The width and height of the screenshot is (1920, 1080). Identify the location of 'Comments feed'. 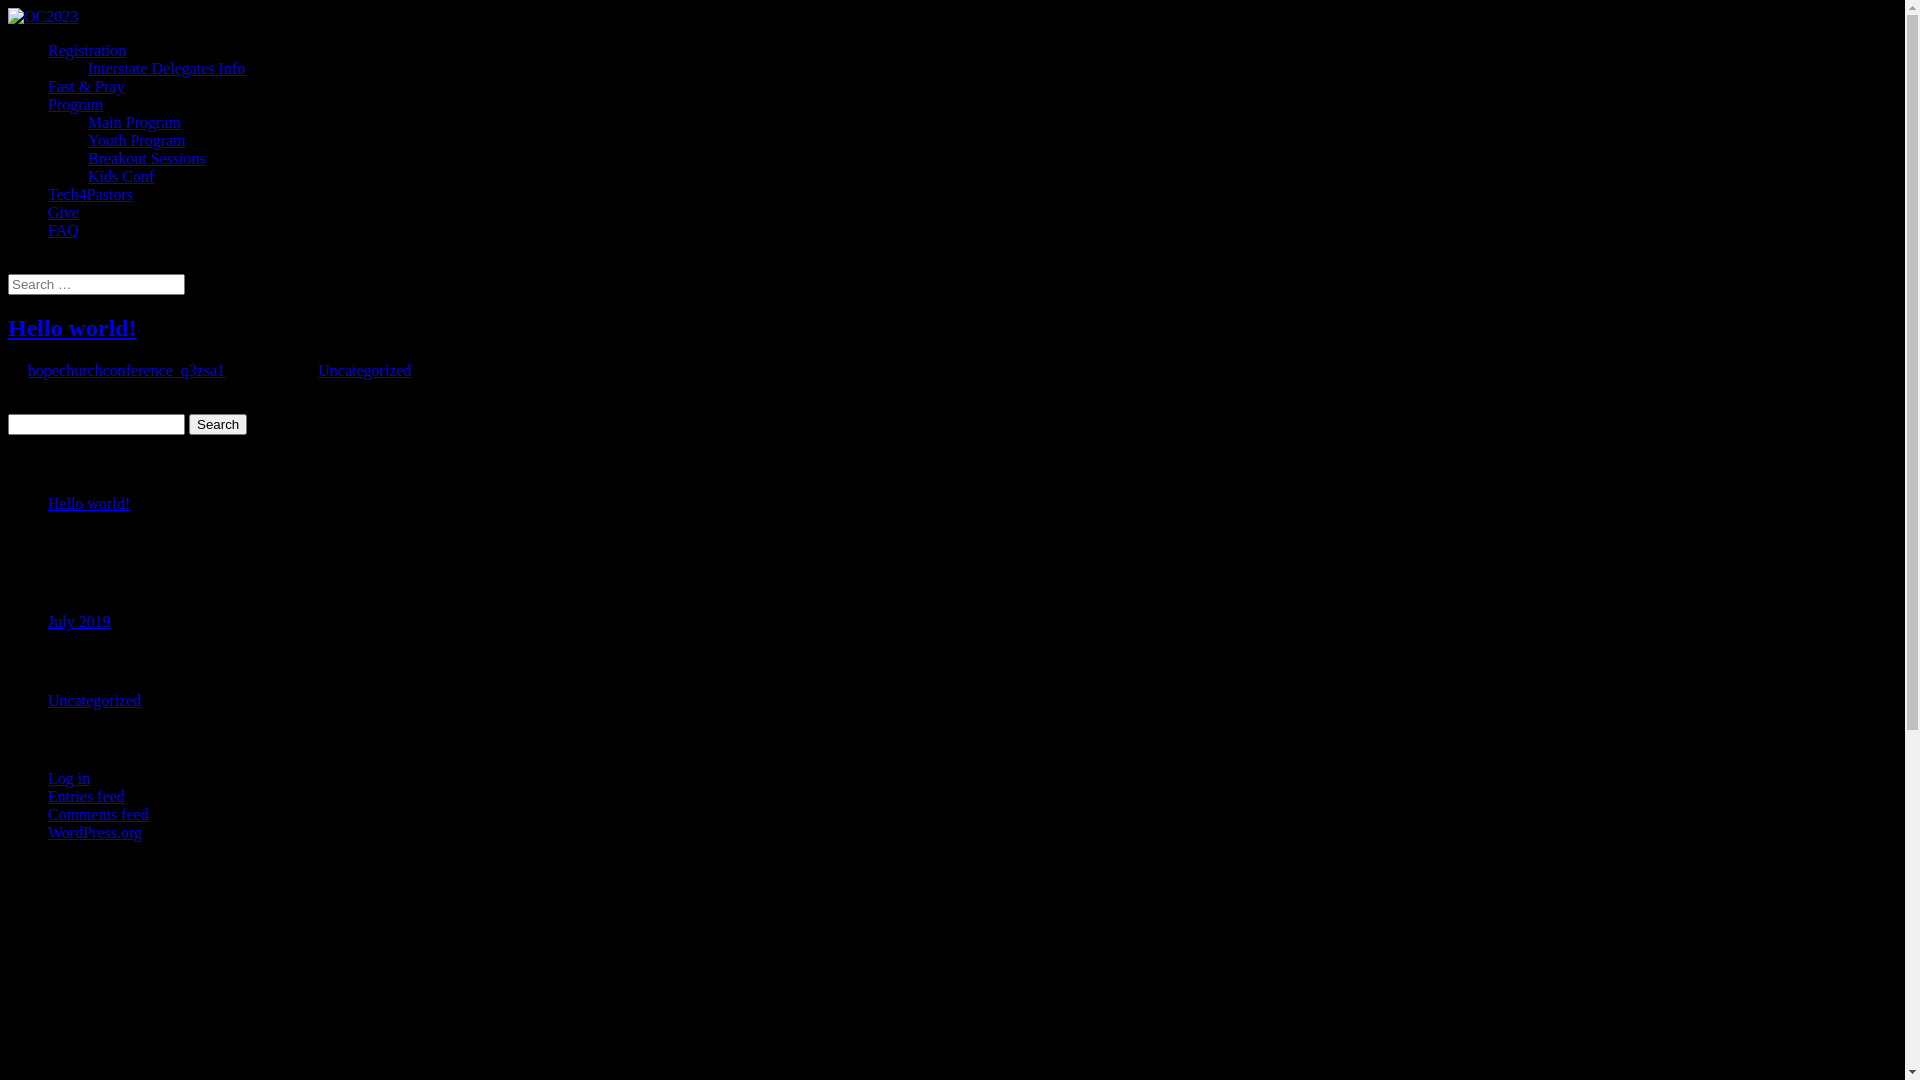
(48, 814).